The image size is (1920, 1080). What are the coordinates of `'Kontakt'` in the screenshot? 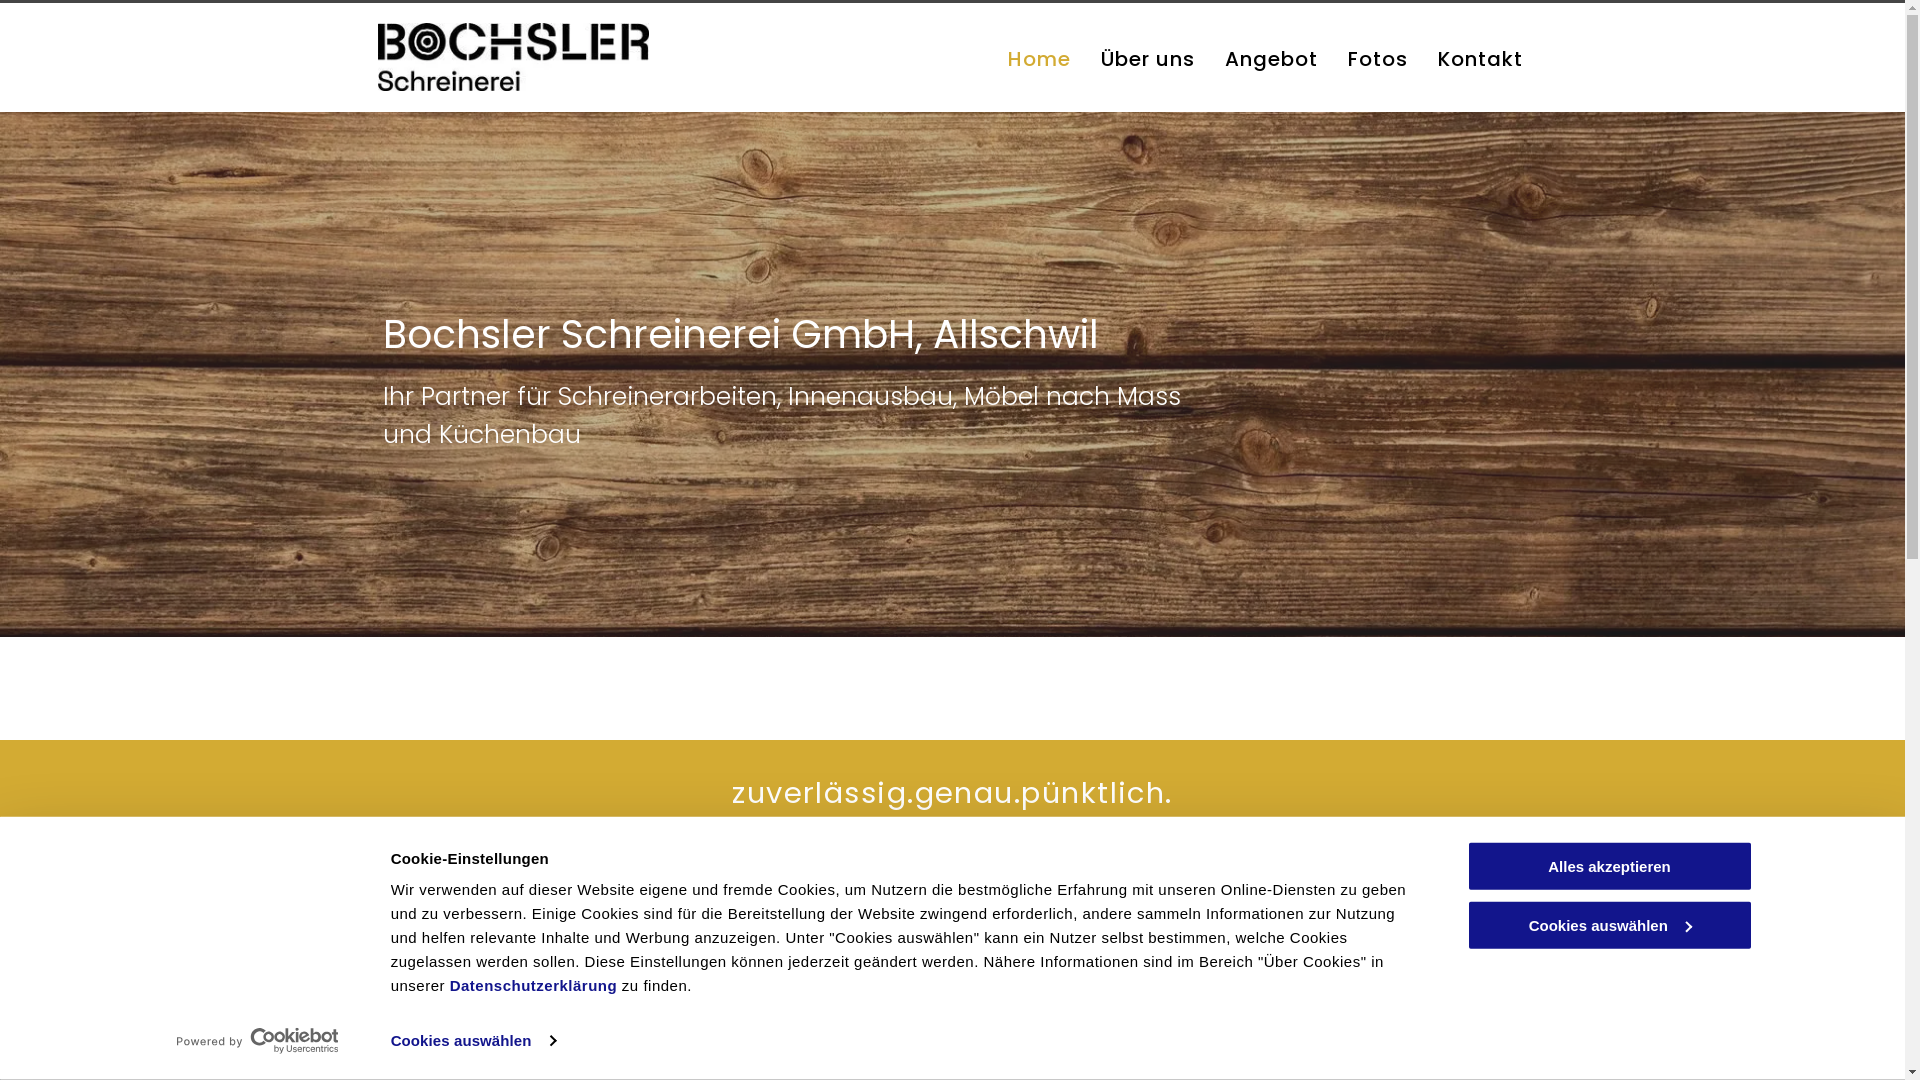 It's located at (1480, 57).